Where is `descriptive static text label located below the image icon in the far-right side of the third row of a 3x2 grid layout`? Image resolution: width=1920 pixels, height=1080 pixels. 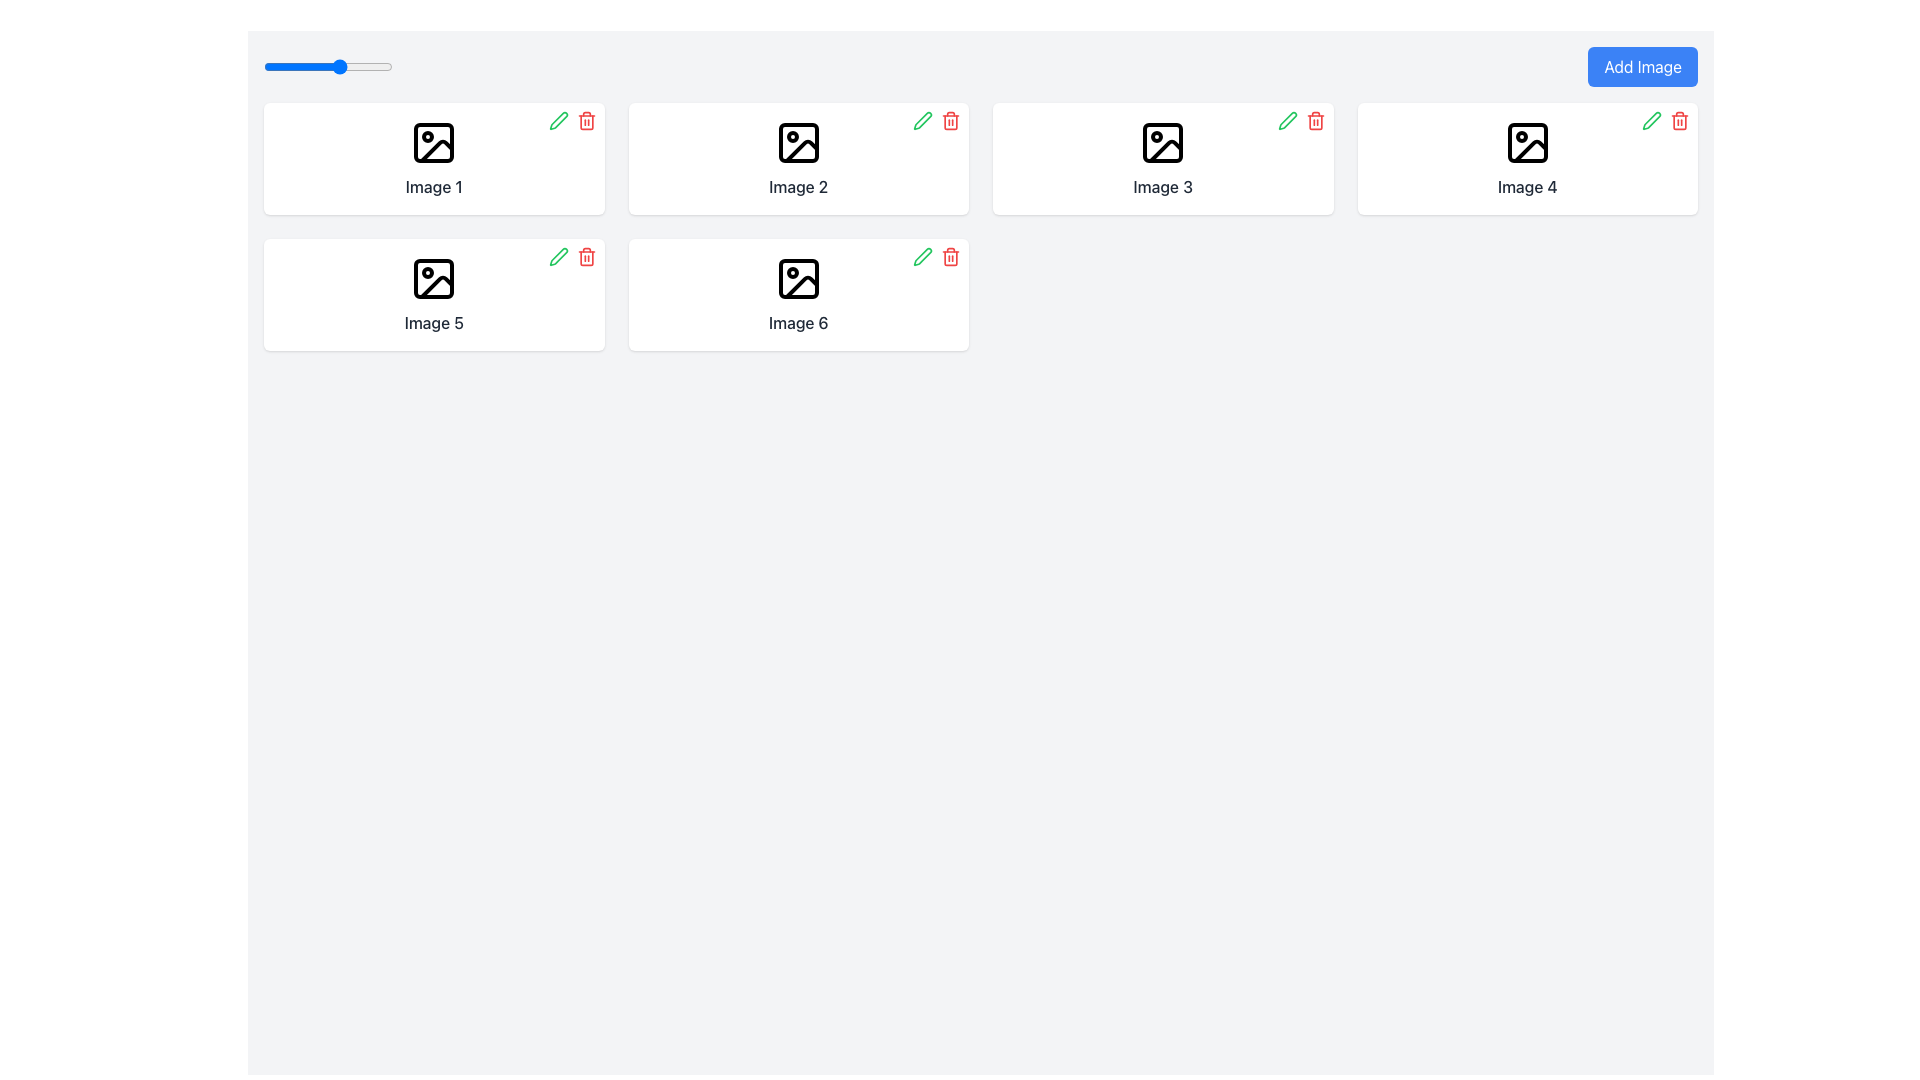 descriptive static text label located below the image icon in the far-right side of the third row of a 3x2 grid layout is located at coordinates (1526, 186).